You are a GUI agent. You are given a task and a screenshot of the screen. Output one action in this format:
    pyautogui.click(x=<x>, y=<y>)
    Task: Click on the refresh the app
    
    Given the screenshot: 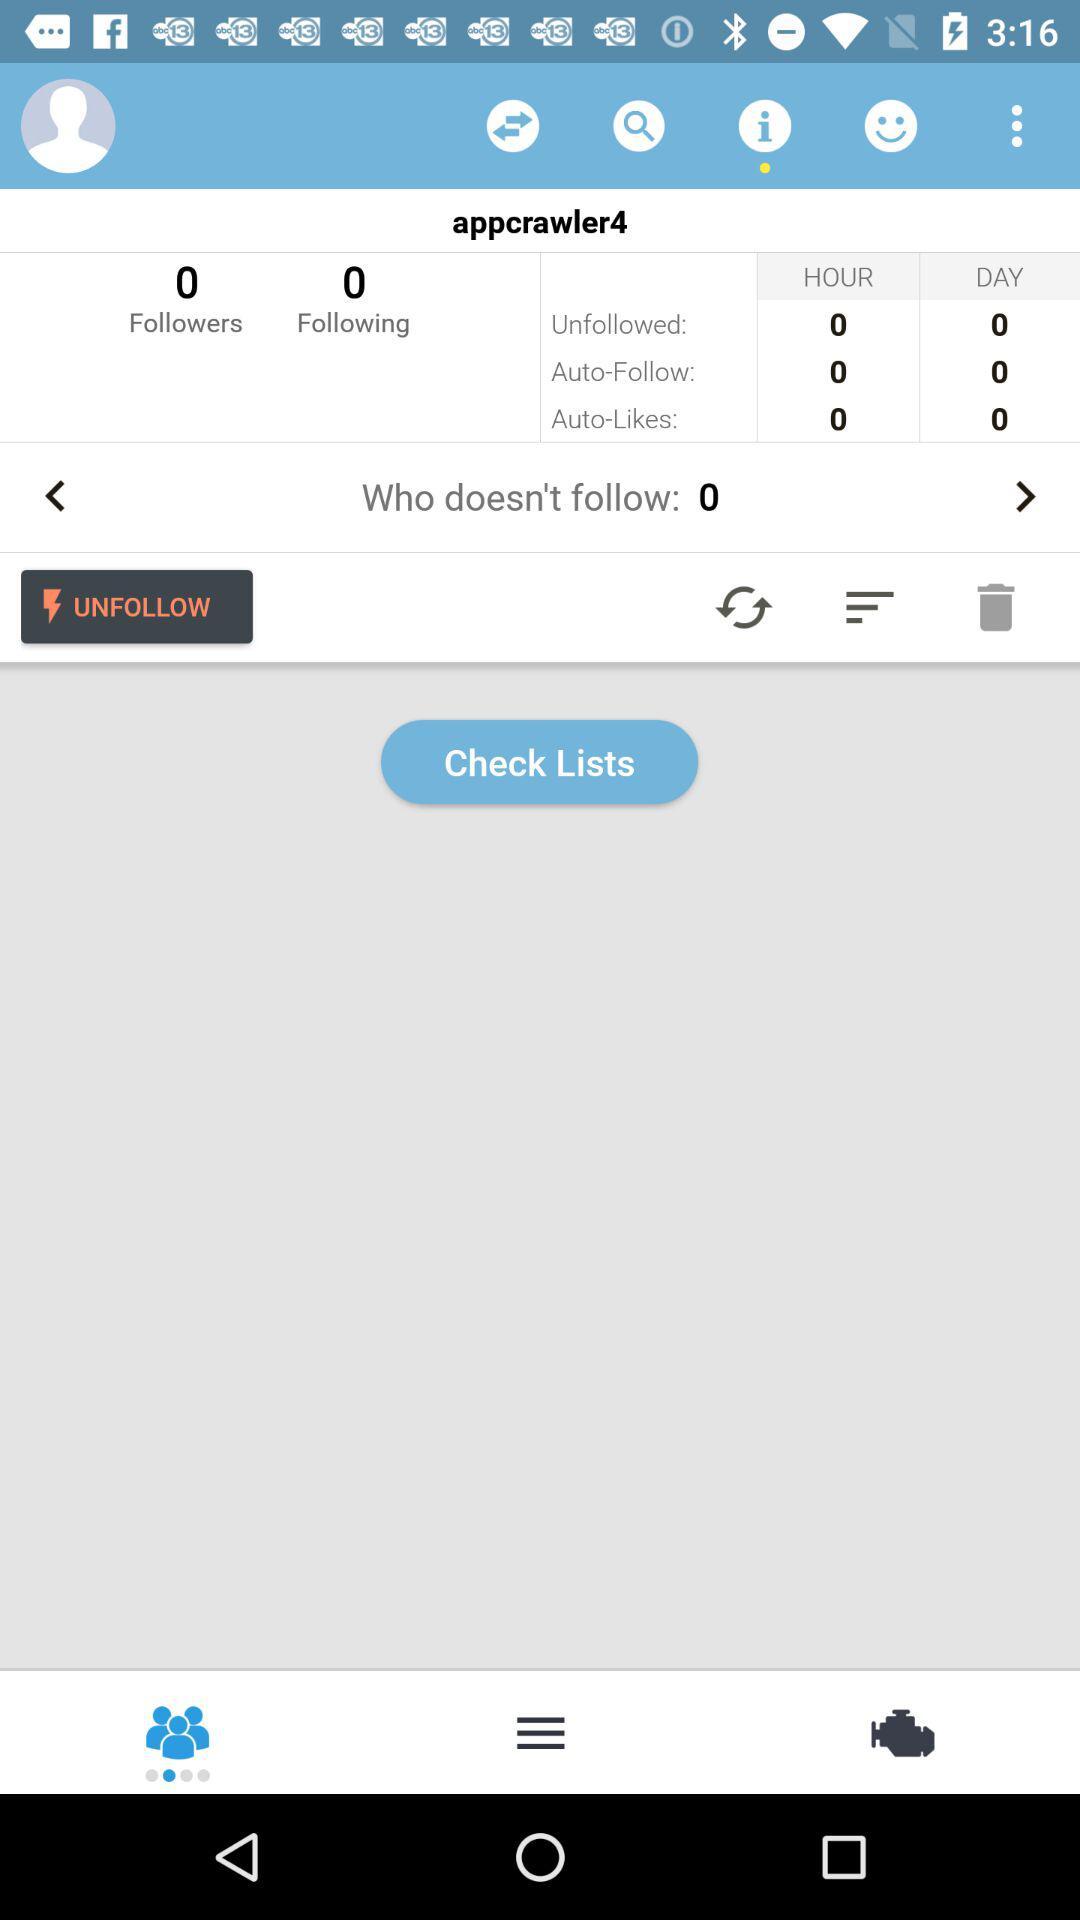 What is the action you would take?
    pyautogui.click(x=744, y=606)
    